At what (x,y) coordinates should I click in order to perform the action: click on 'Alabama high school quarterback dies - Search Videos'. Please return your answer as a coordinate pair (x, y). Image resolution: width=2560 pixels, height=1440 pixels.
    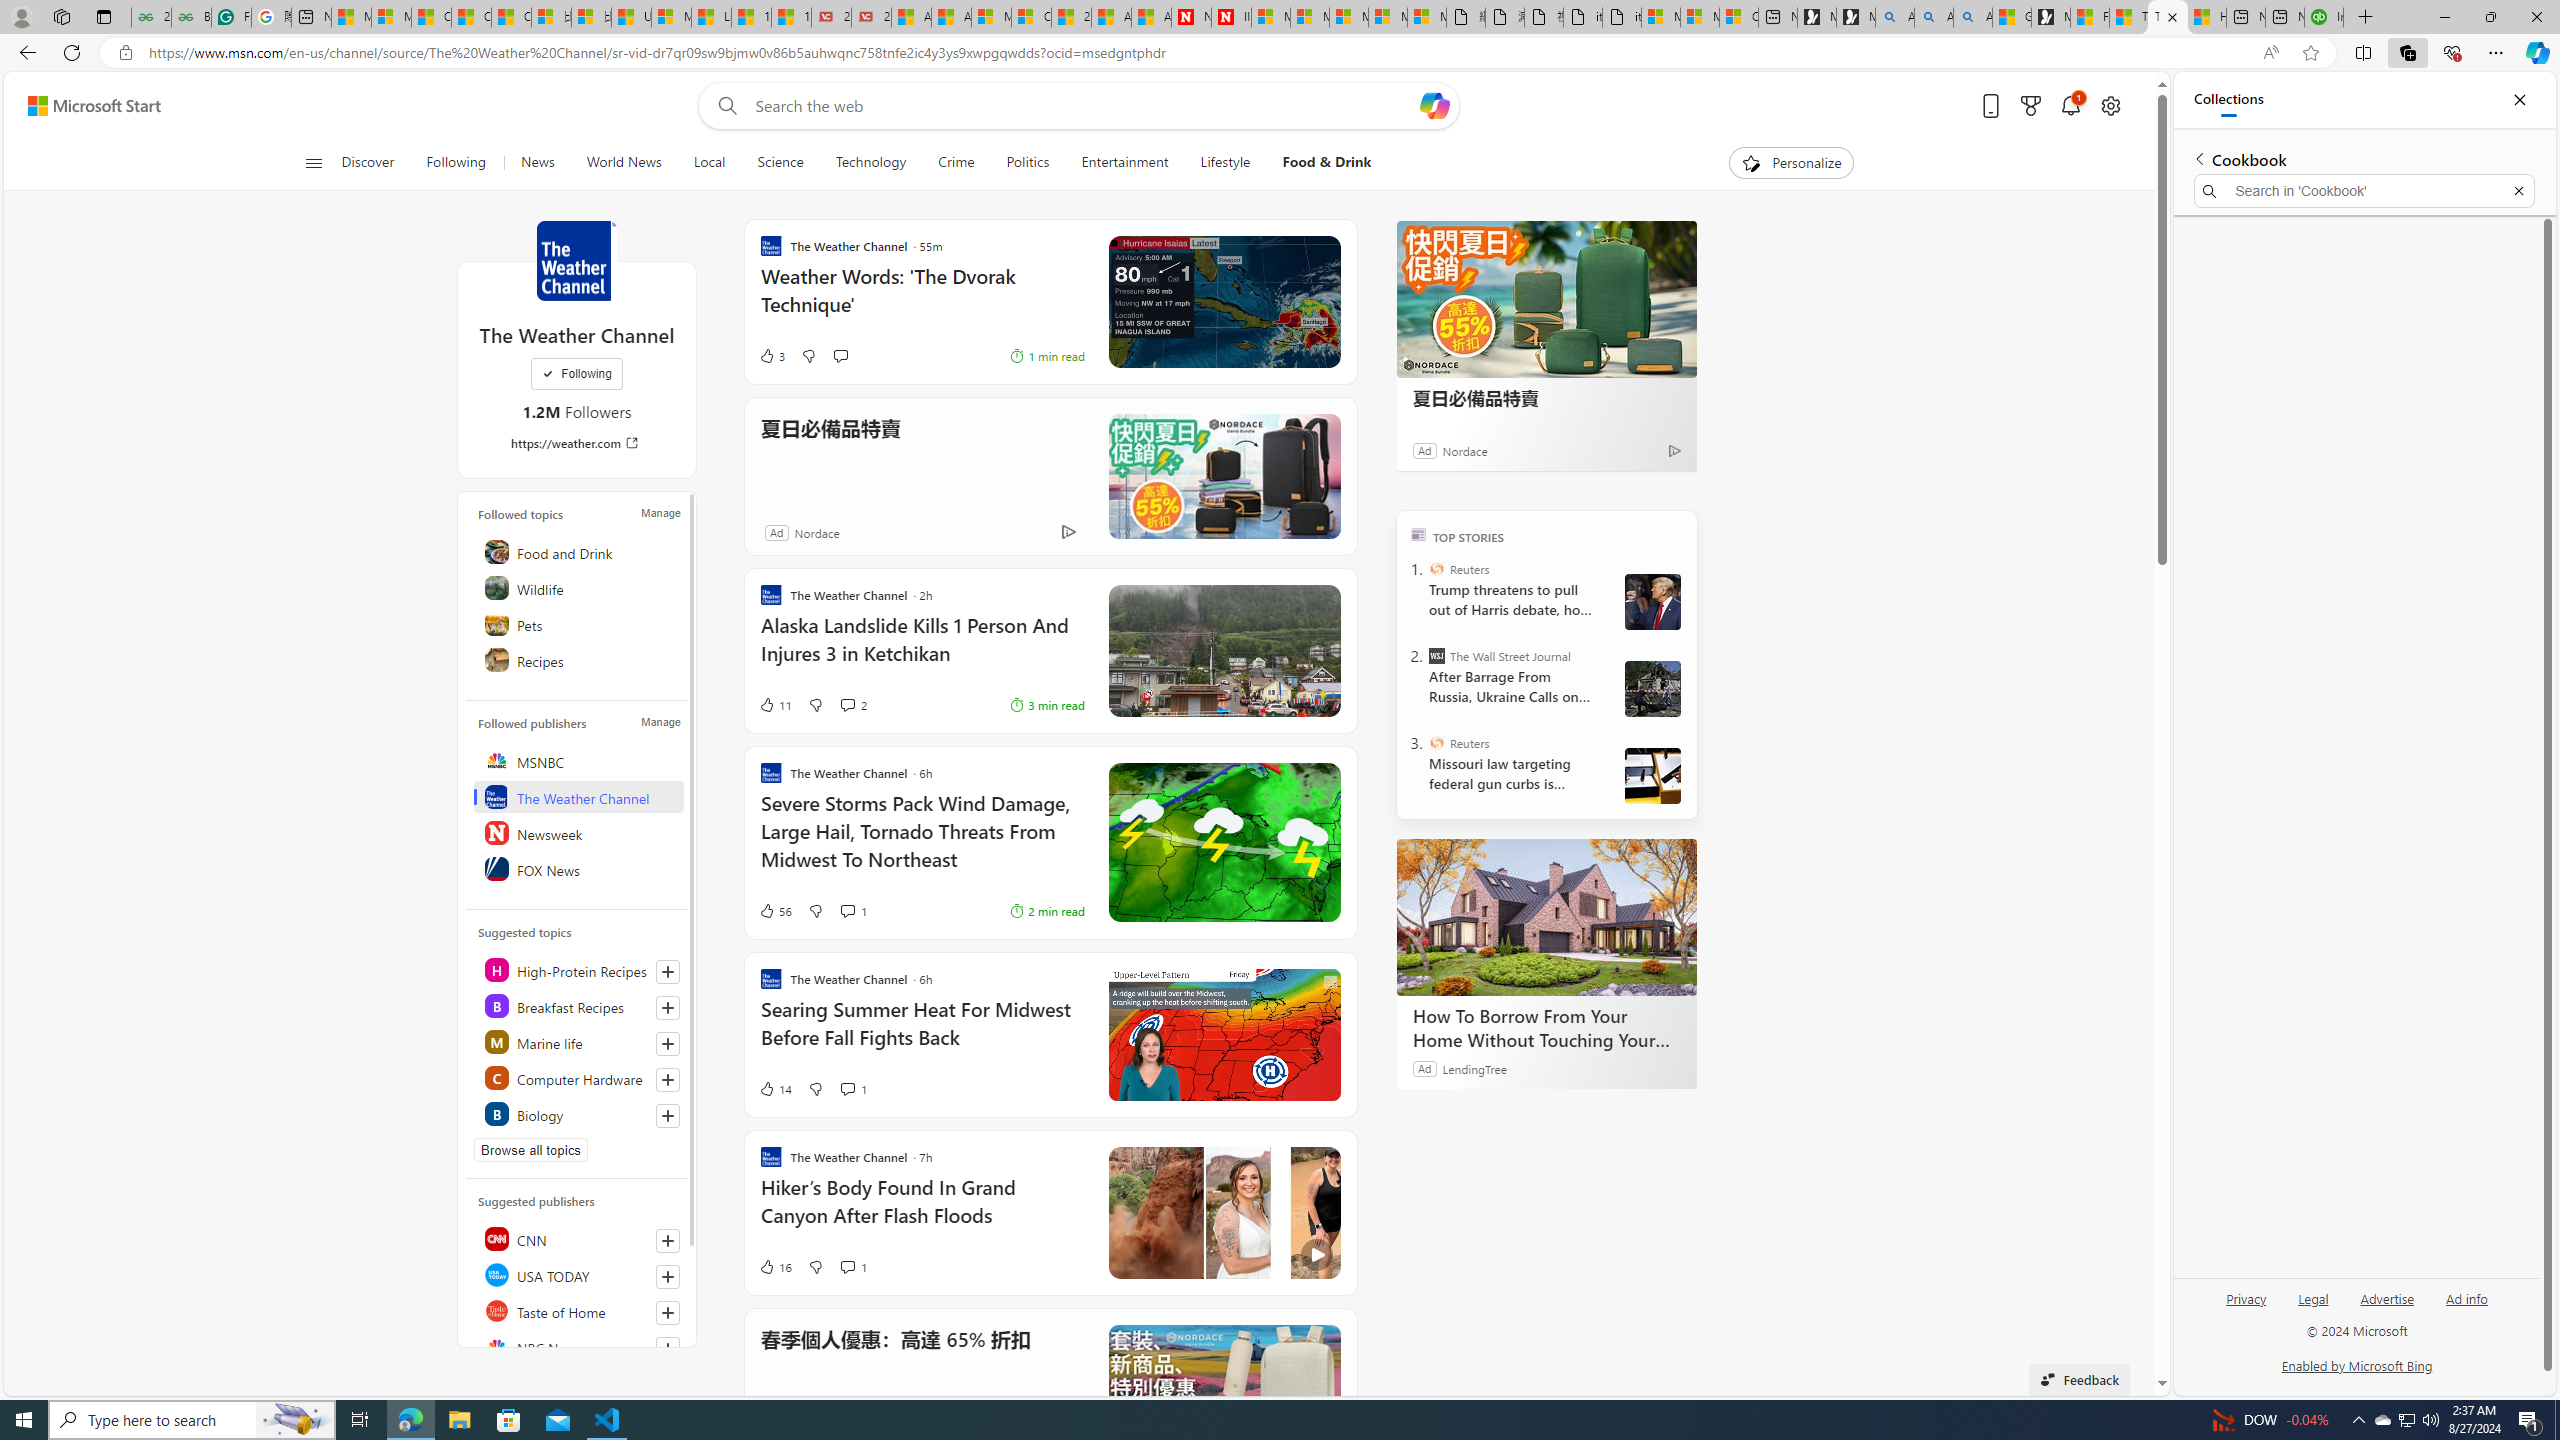
    Looking at the image, I should click on (1972, 16).